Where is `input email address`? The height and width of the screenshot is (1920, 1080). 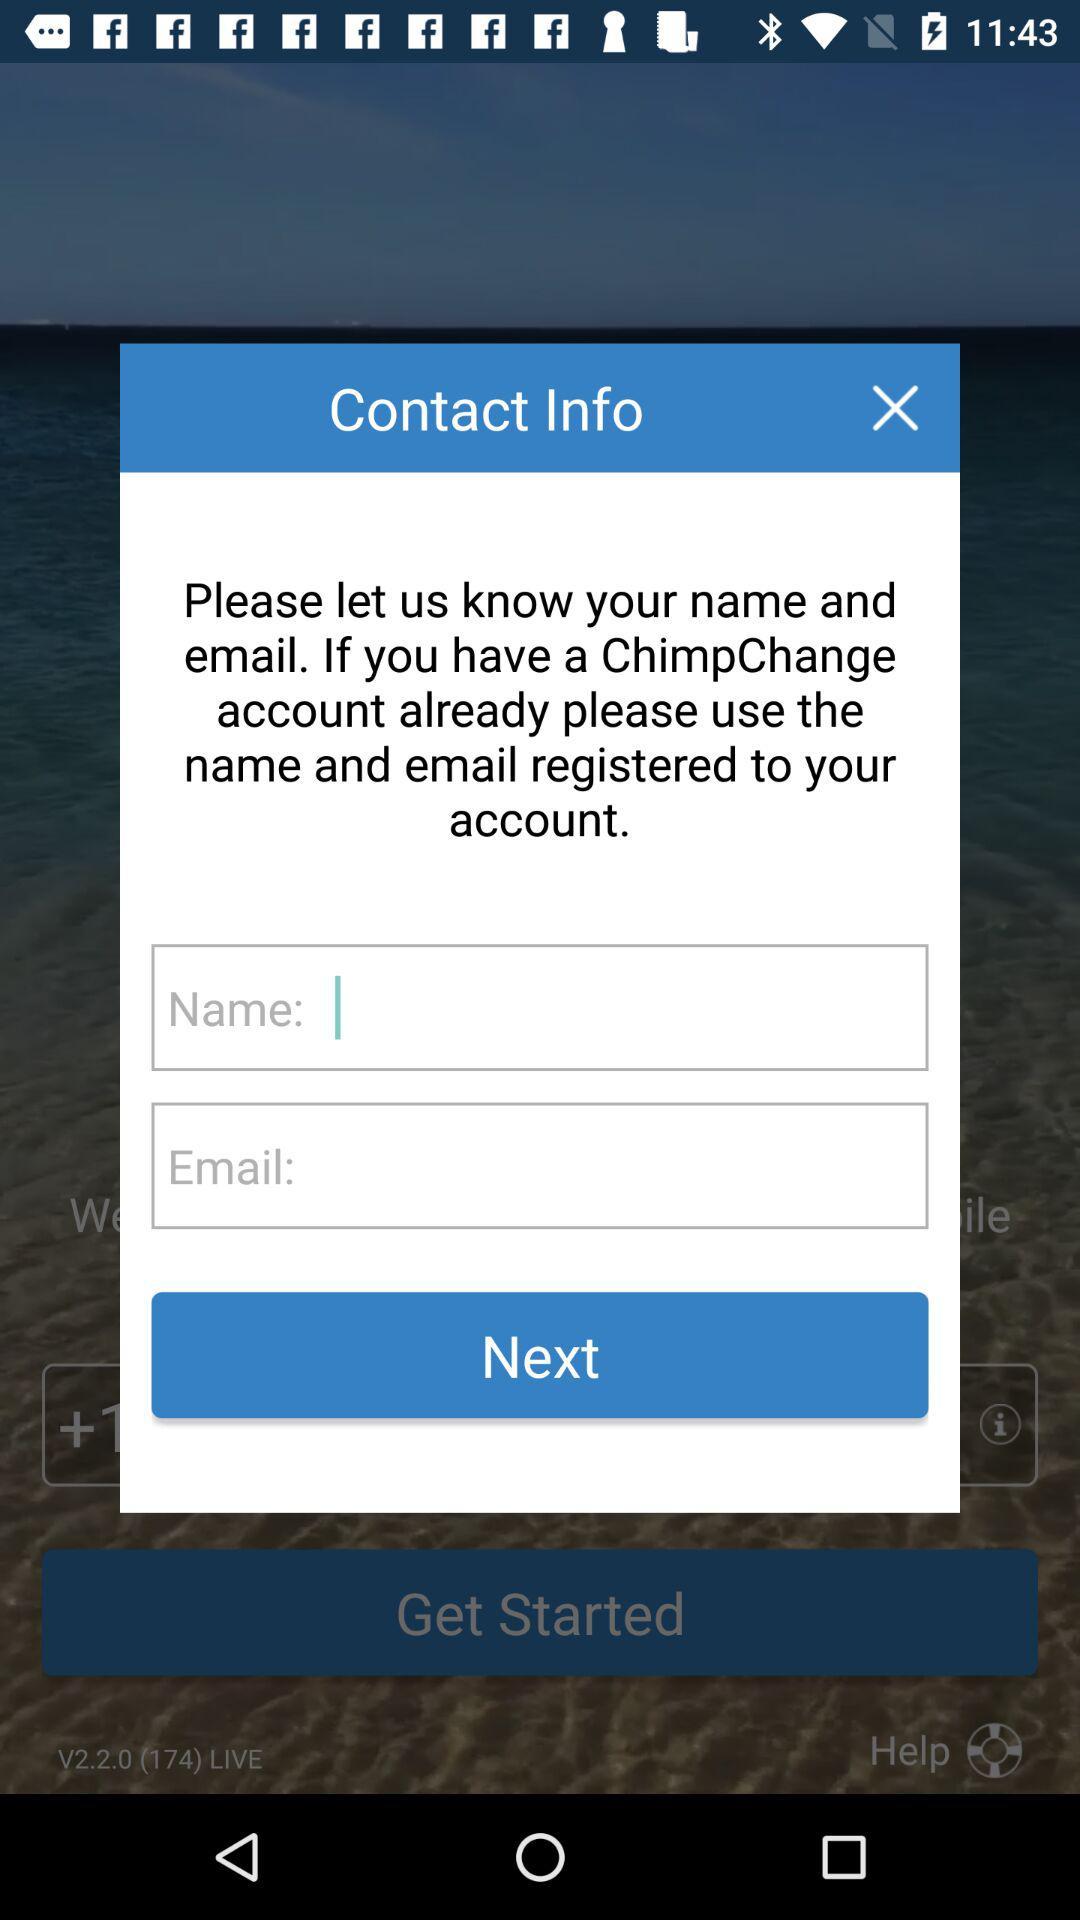 input email address is located at coordinates (610, 1165).